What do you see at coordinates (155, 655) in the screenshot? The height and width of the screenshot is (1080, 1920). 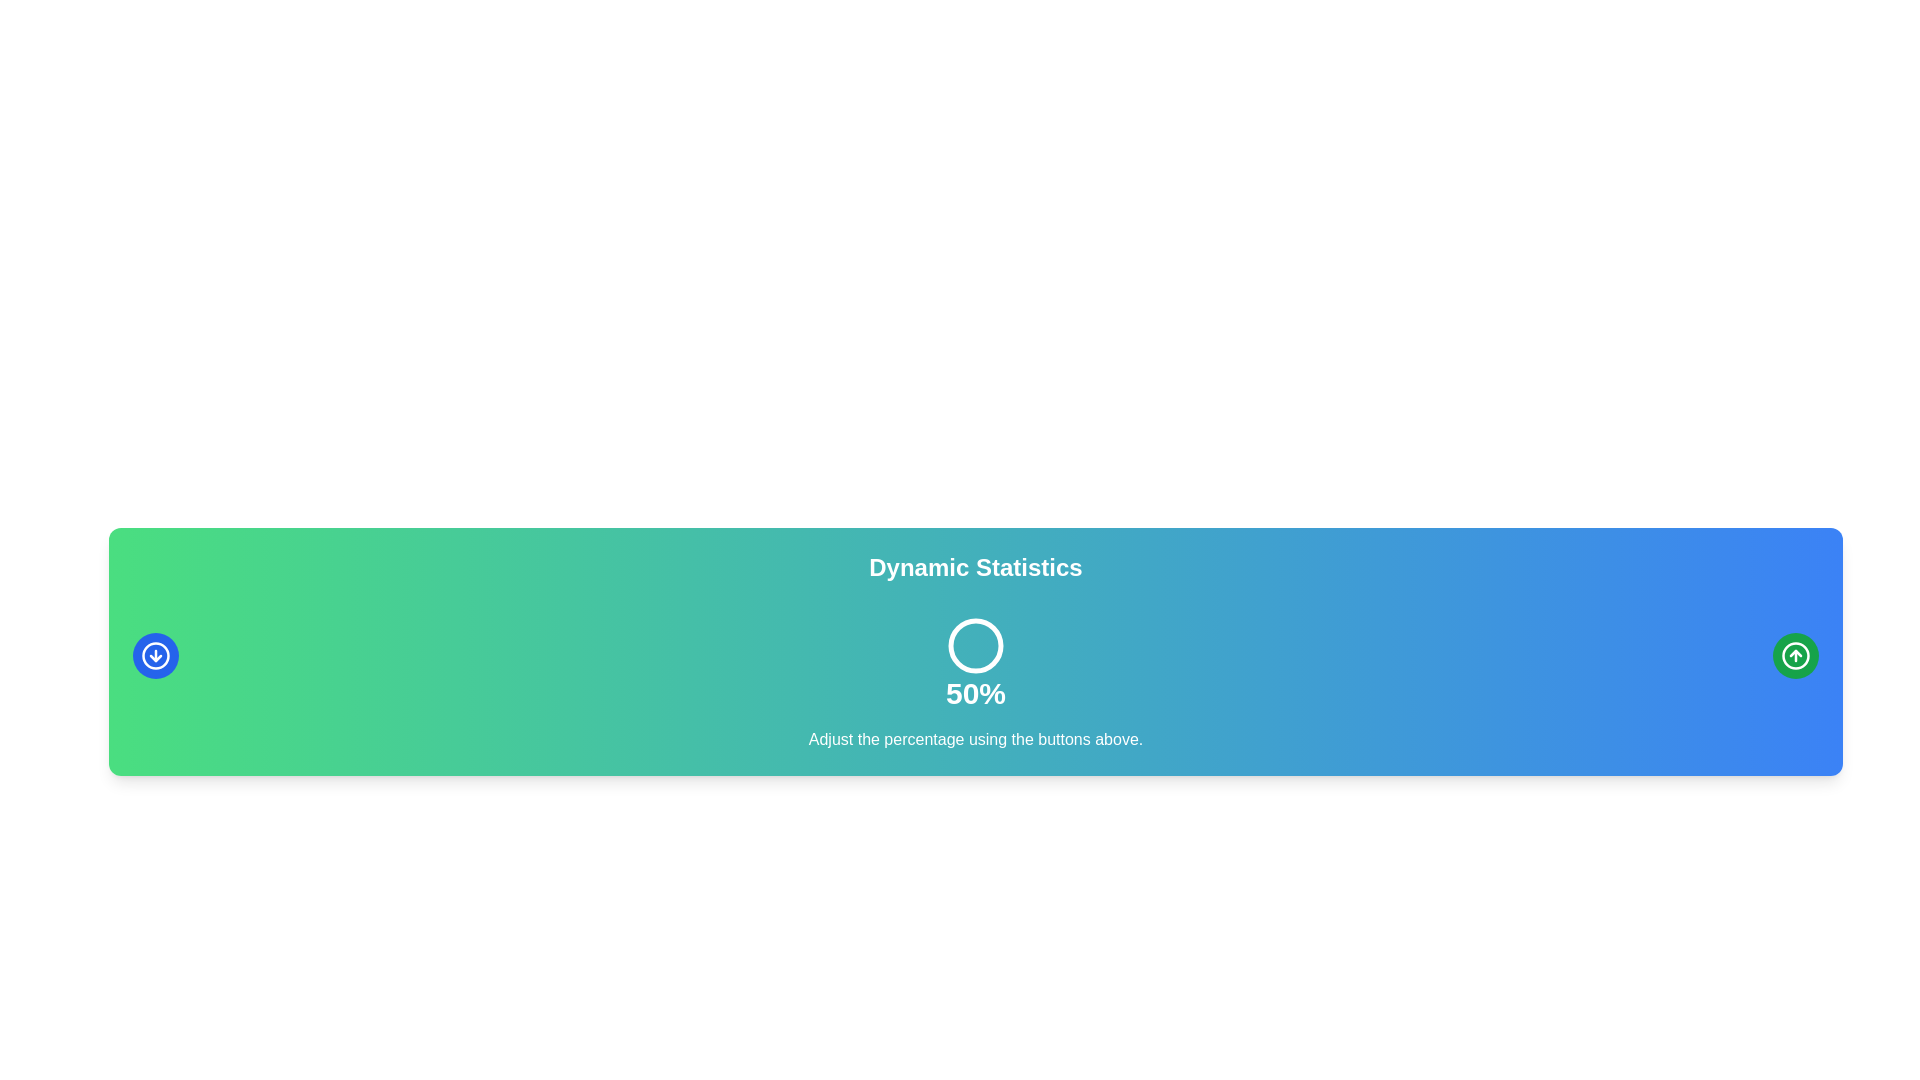 I see `the downward arrow button located at the bottom-left corner of the central interface panel` at bounding box center [155, 655].